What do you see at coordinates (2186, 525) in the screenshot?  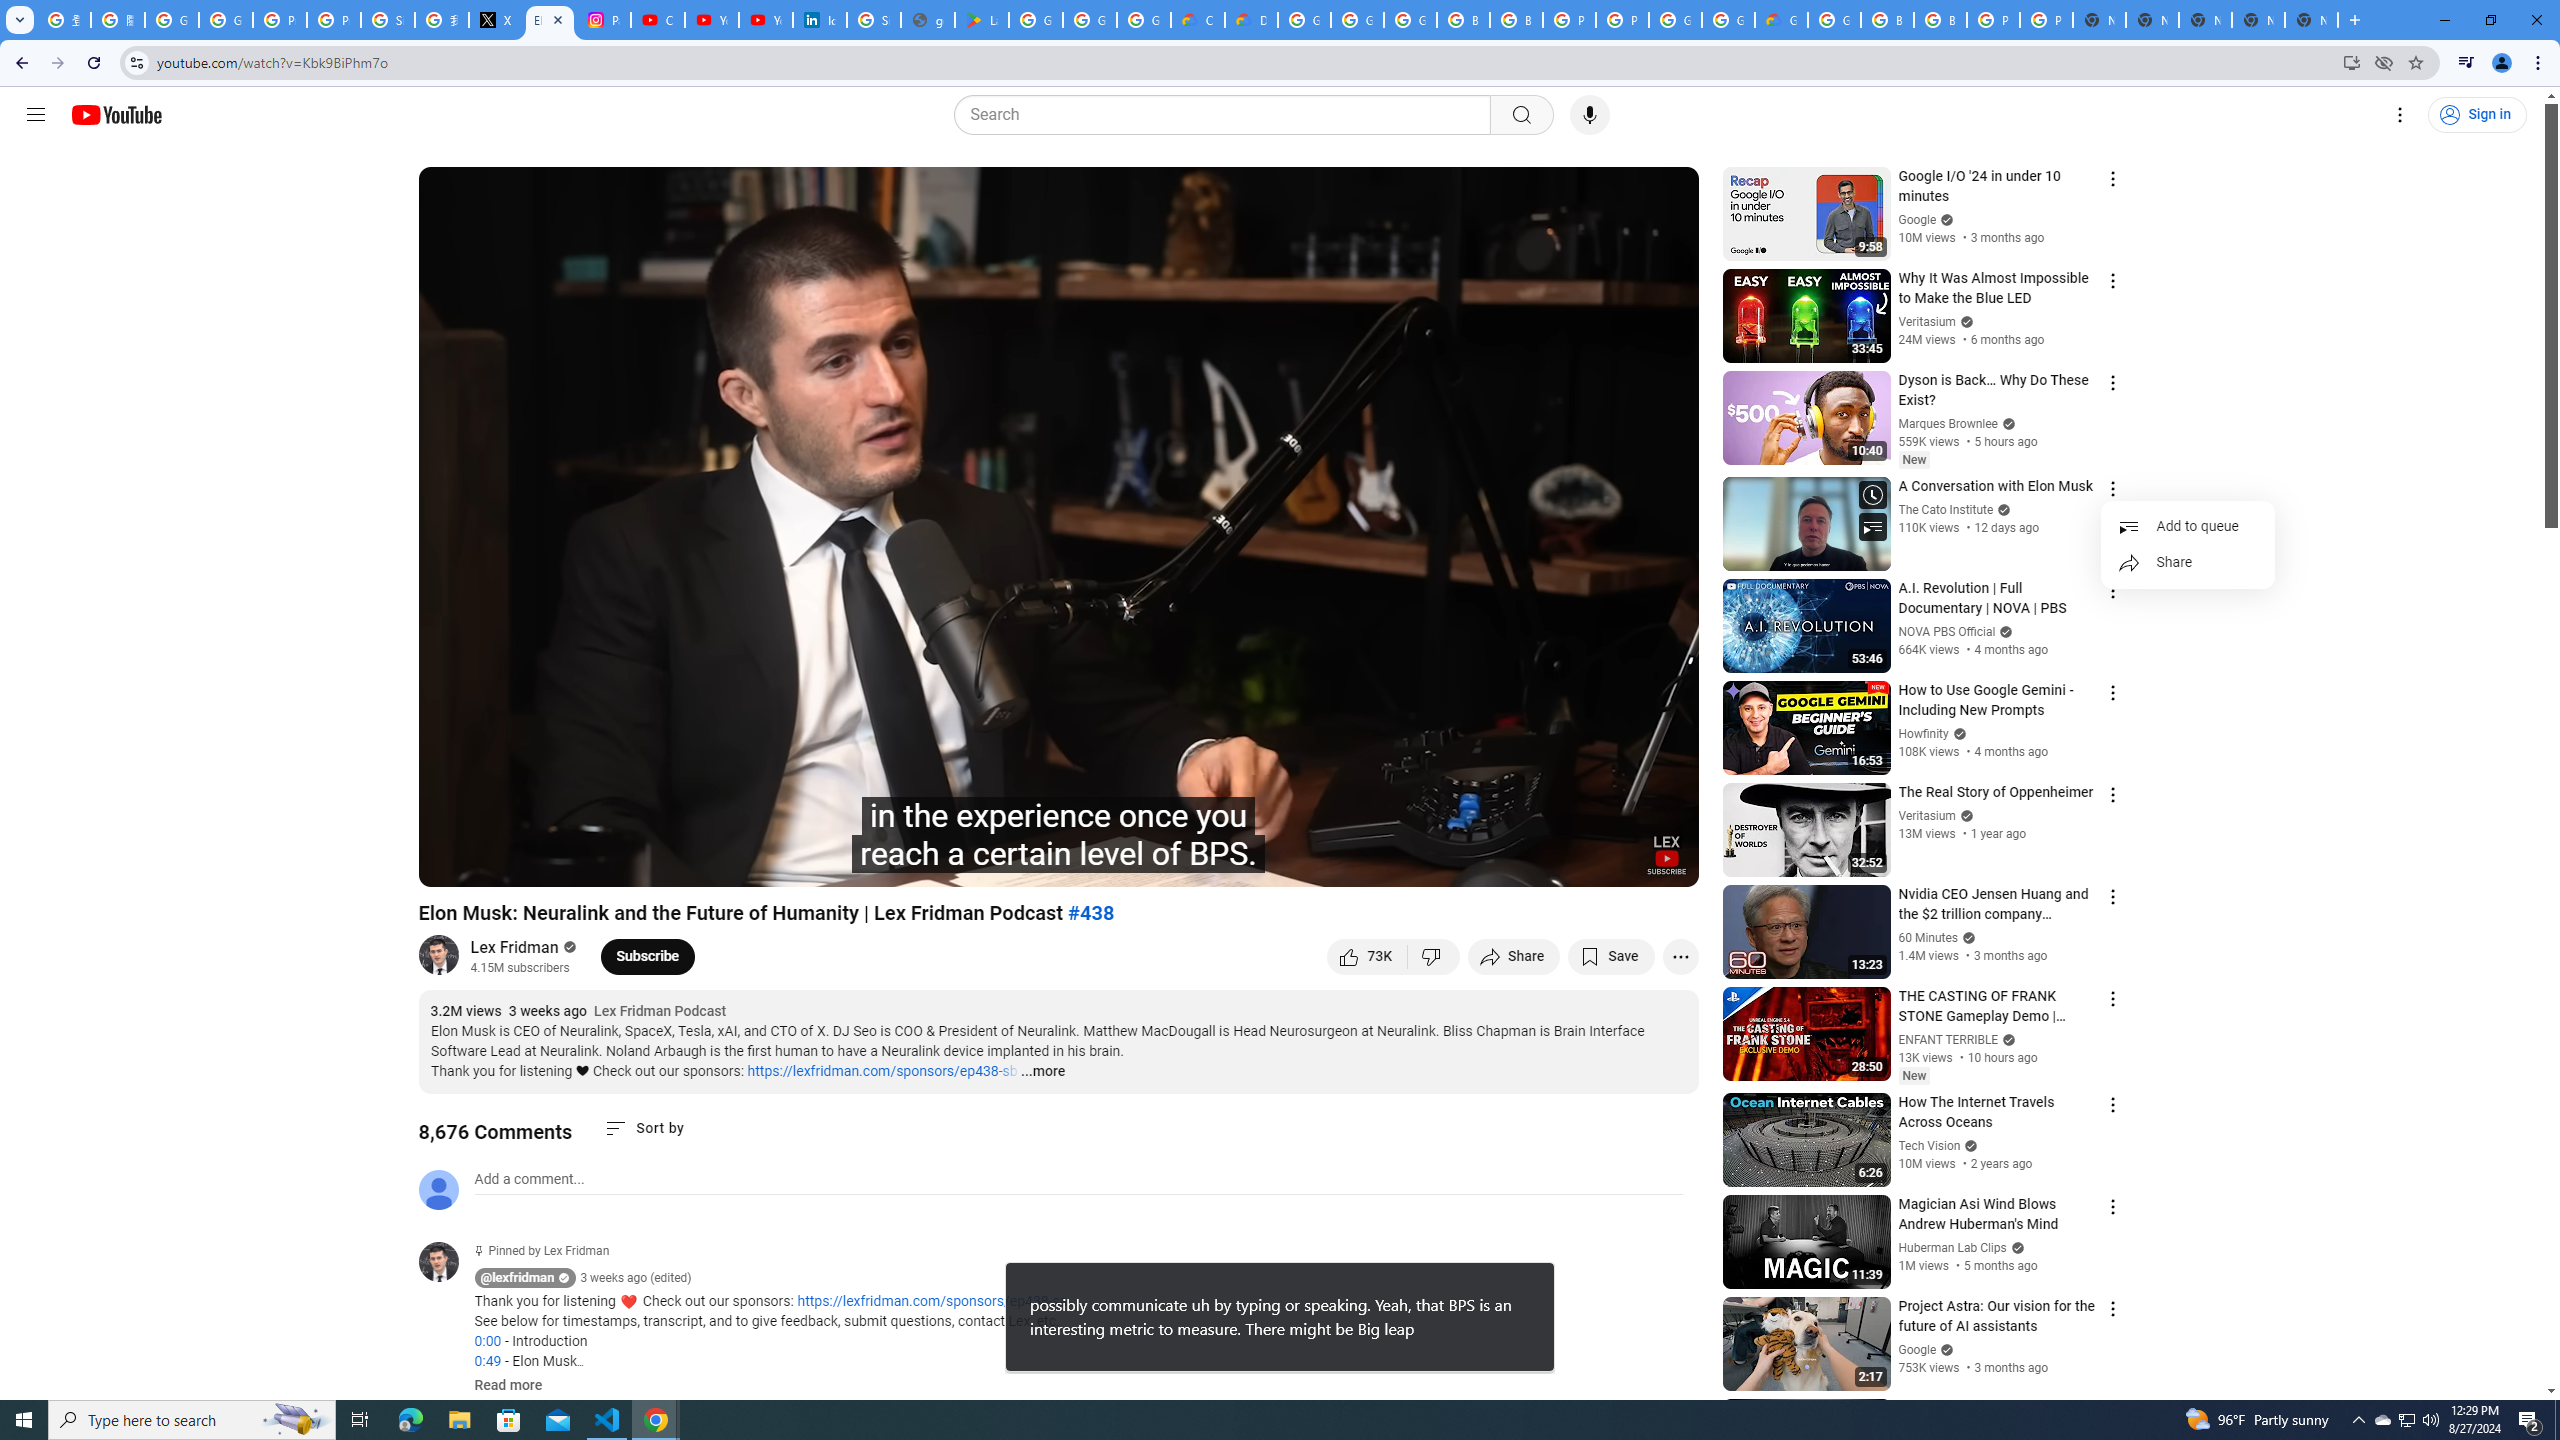 I see `'Add to queue'` at bounding box center [2186, 525].